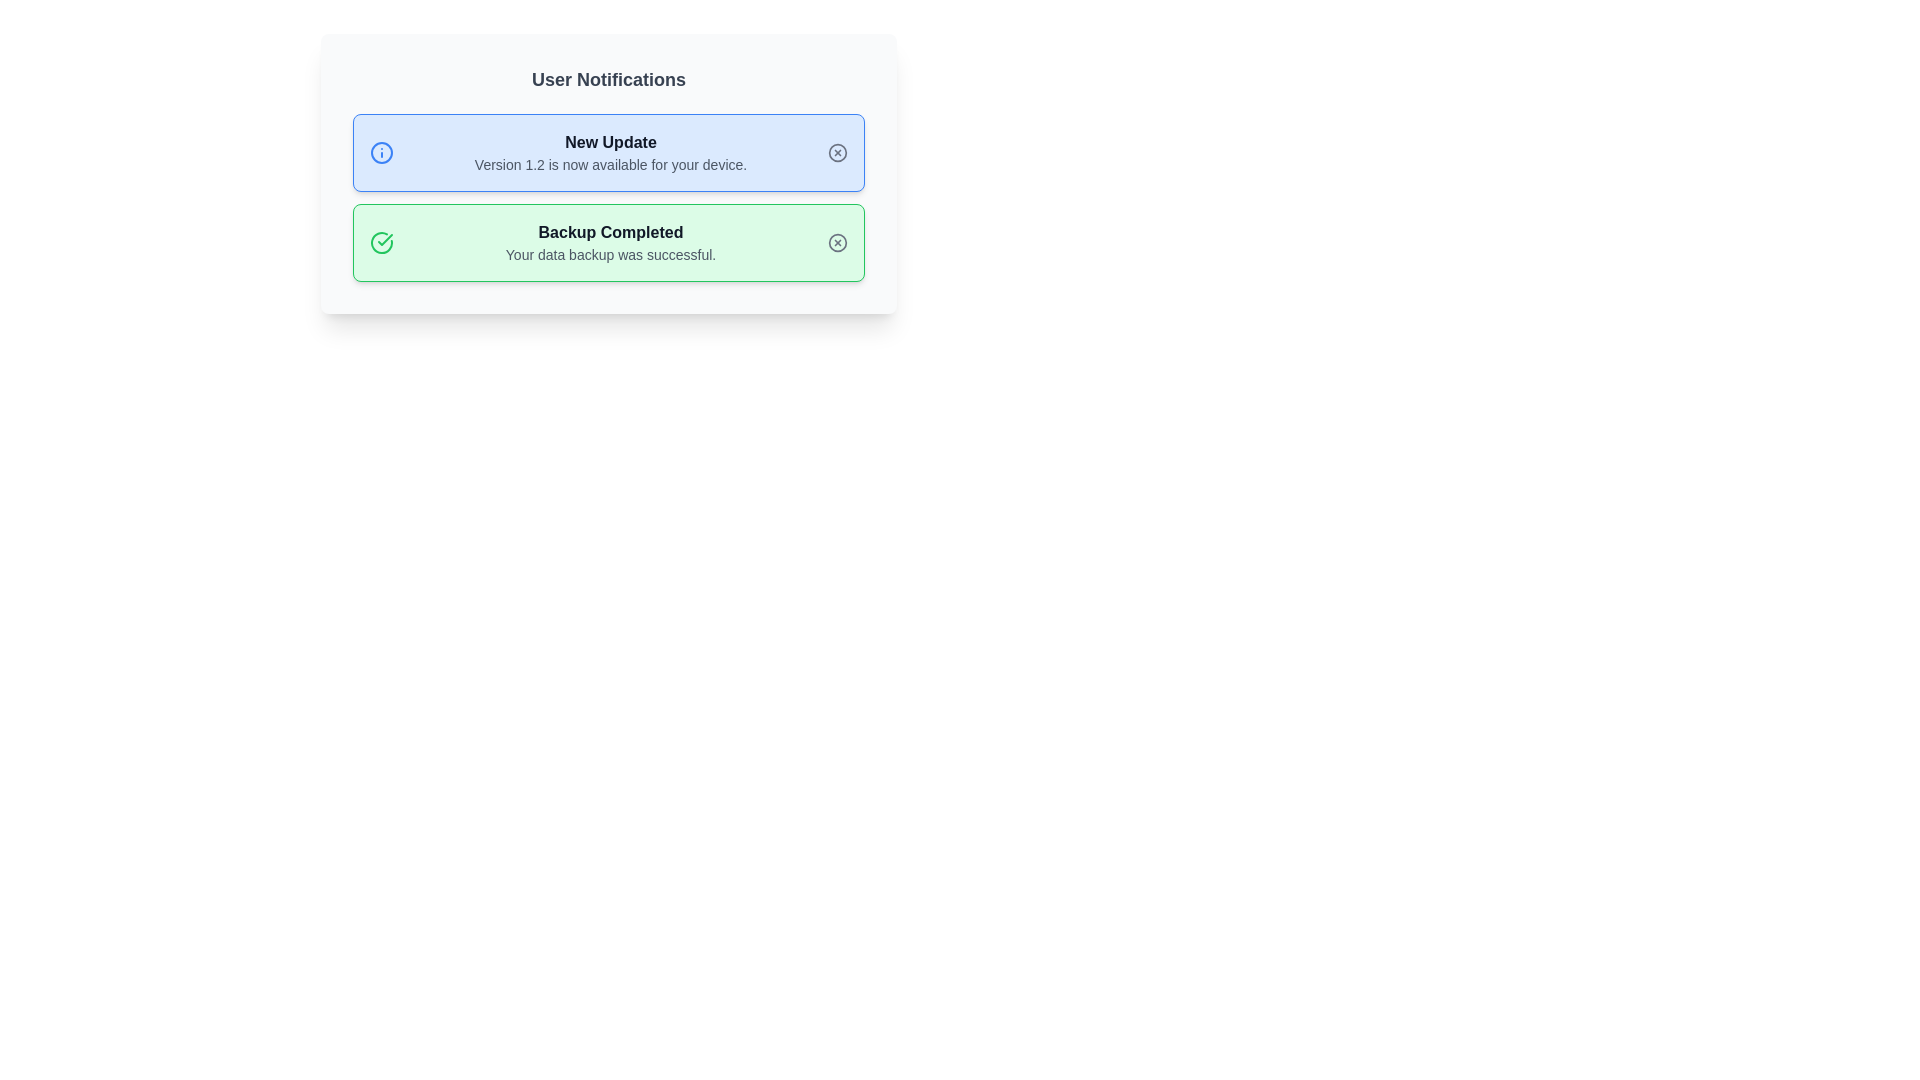 The image size is (1920, 1080). What do you see at coordinates (382, 152) in the screenshot?
I see `the small circular information icon with a blue outline and white interior, which contains an 'i' symbol in blue, located at the top-left side of the notifications panel` at bounding box center [382, 152].